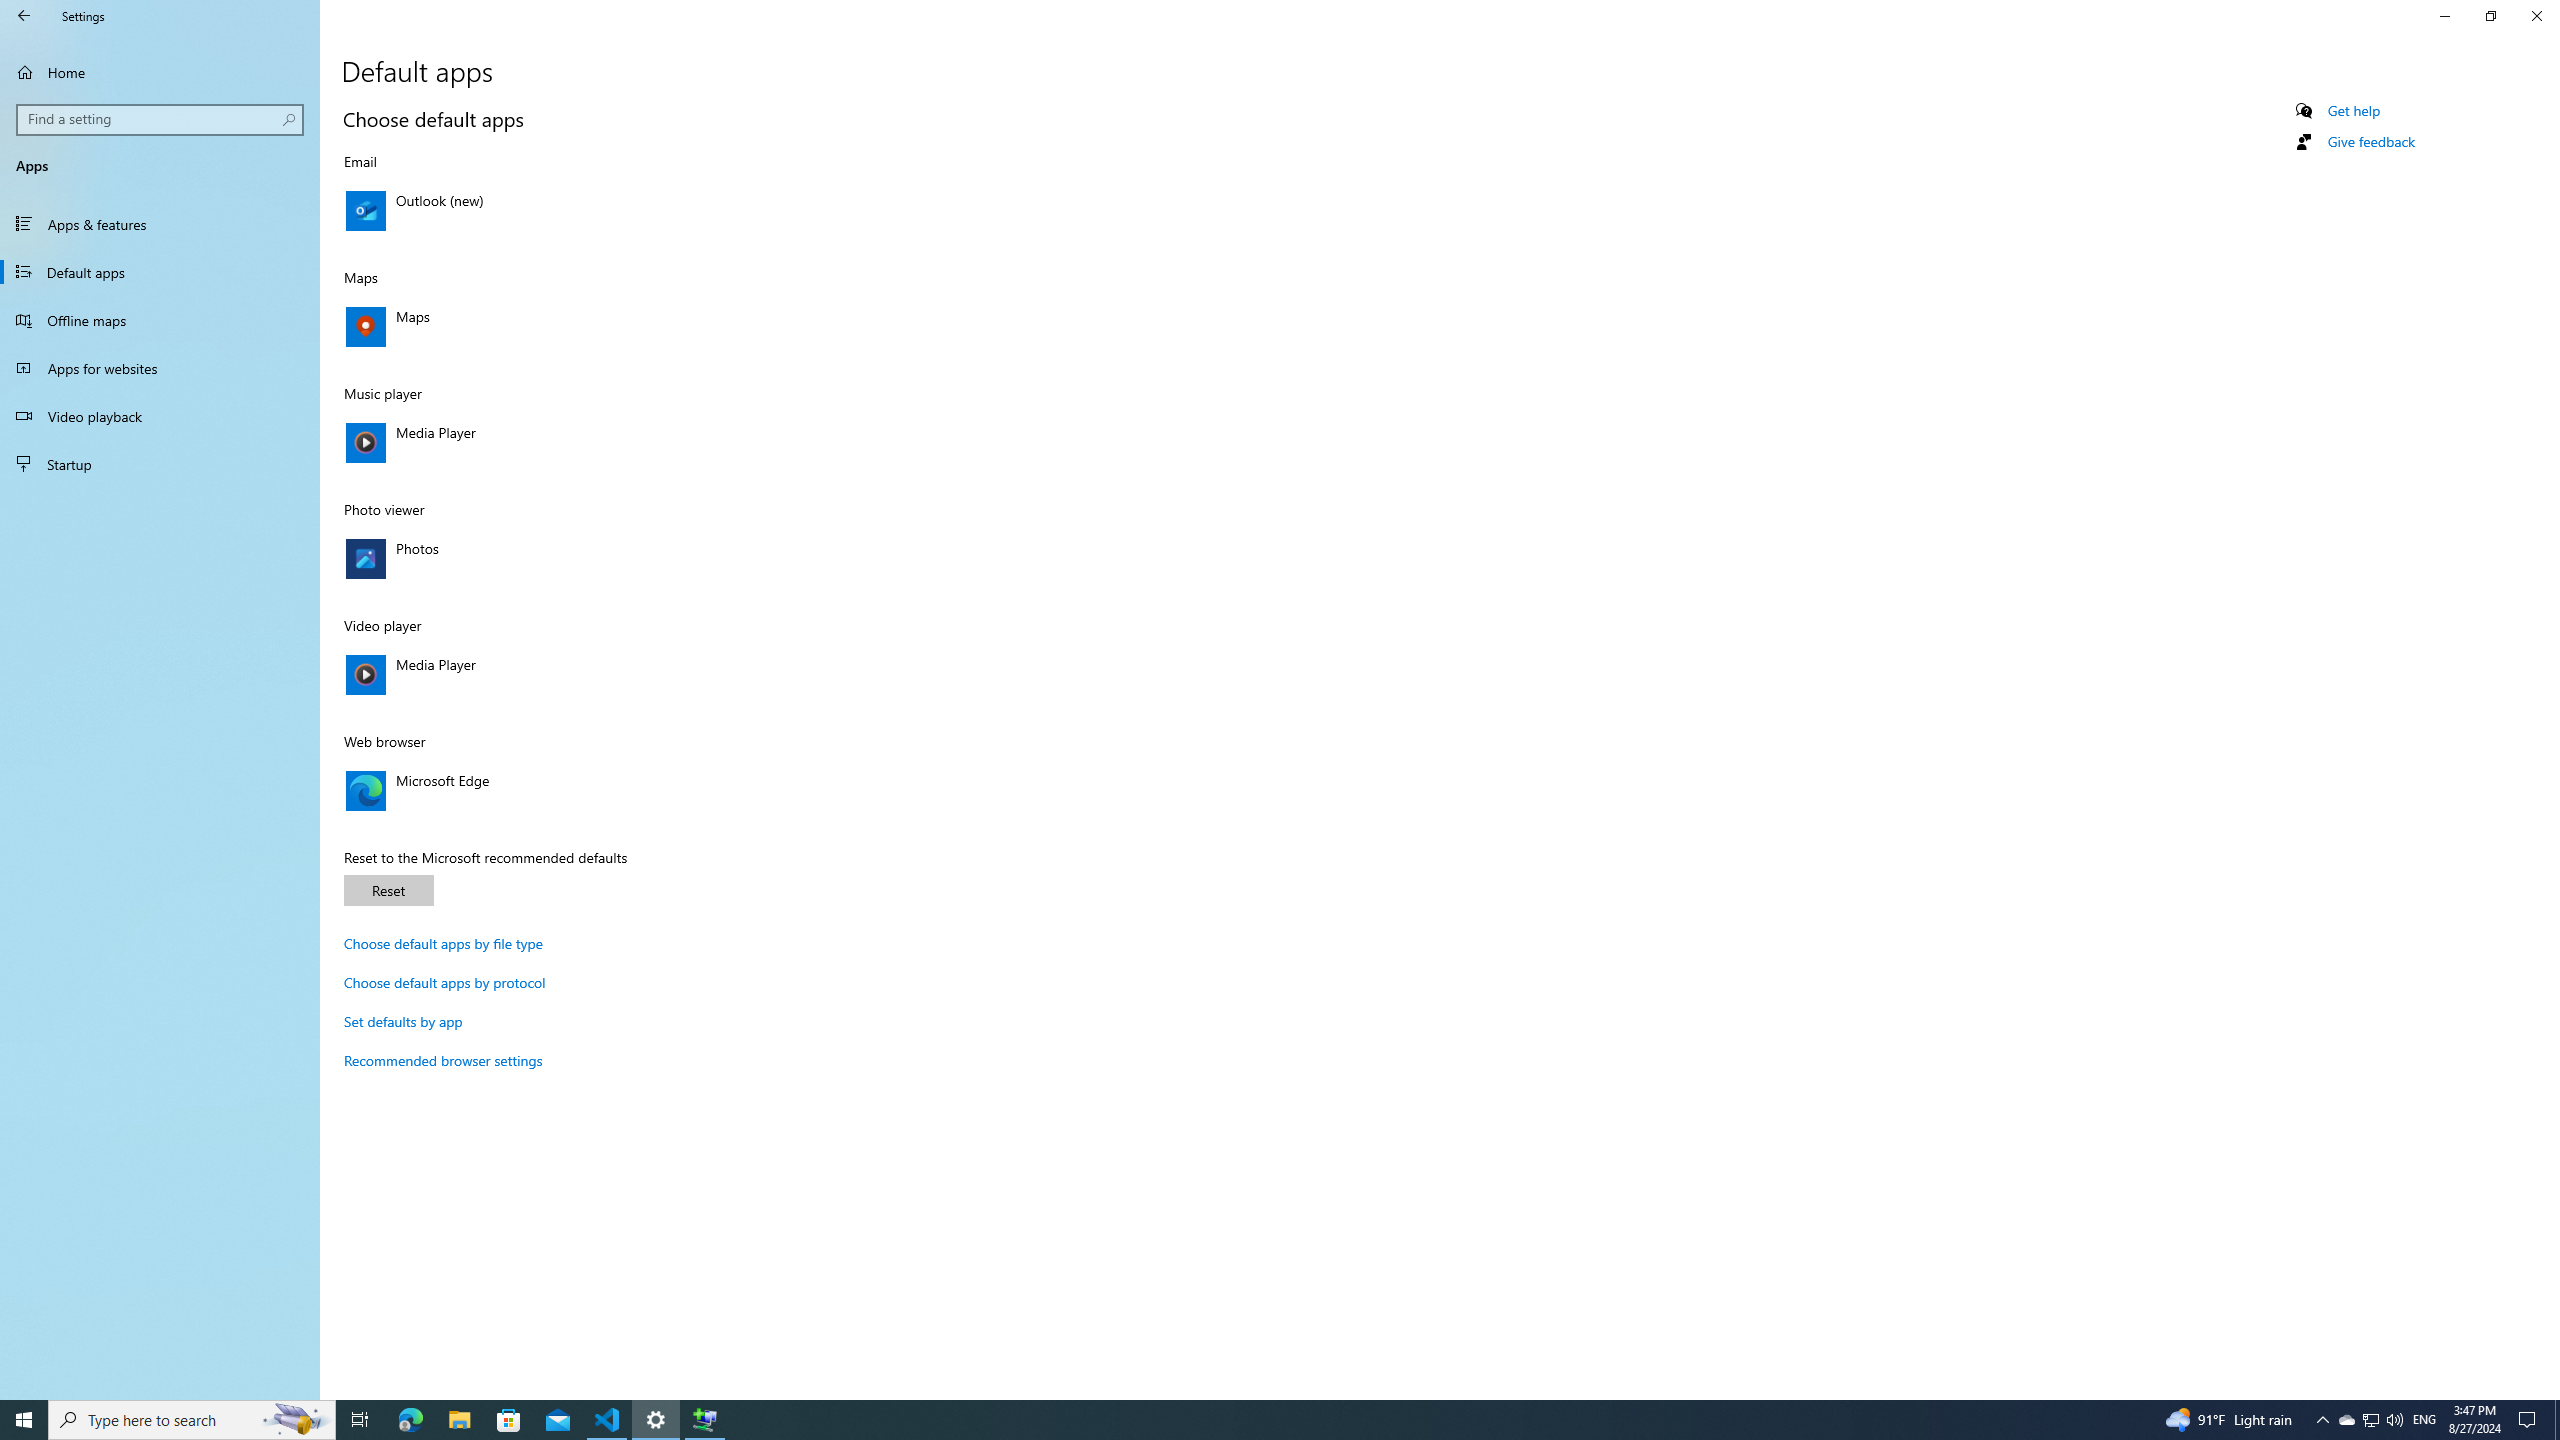 This screenshot has height=1440, width=2560. What do you see at coordinates (159, 72) in the screenshot?
I see `'Home'` at bounding box center [159, 72].